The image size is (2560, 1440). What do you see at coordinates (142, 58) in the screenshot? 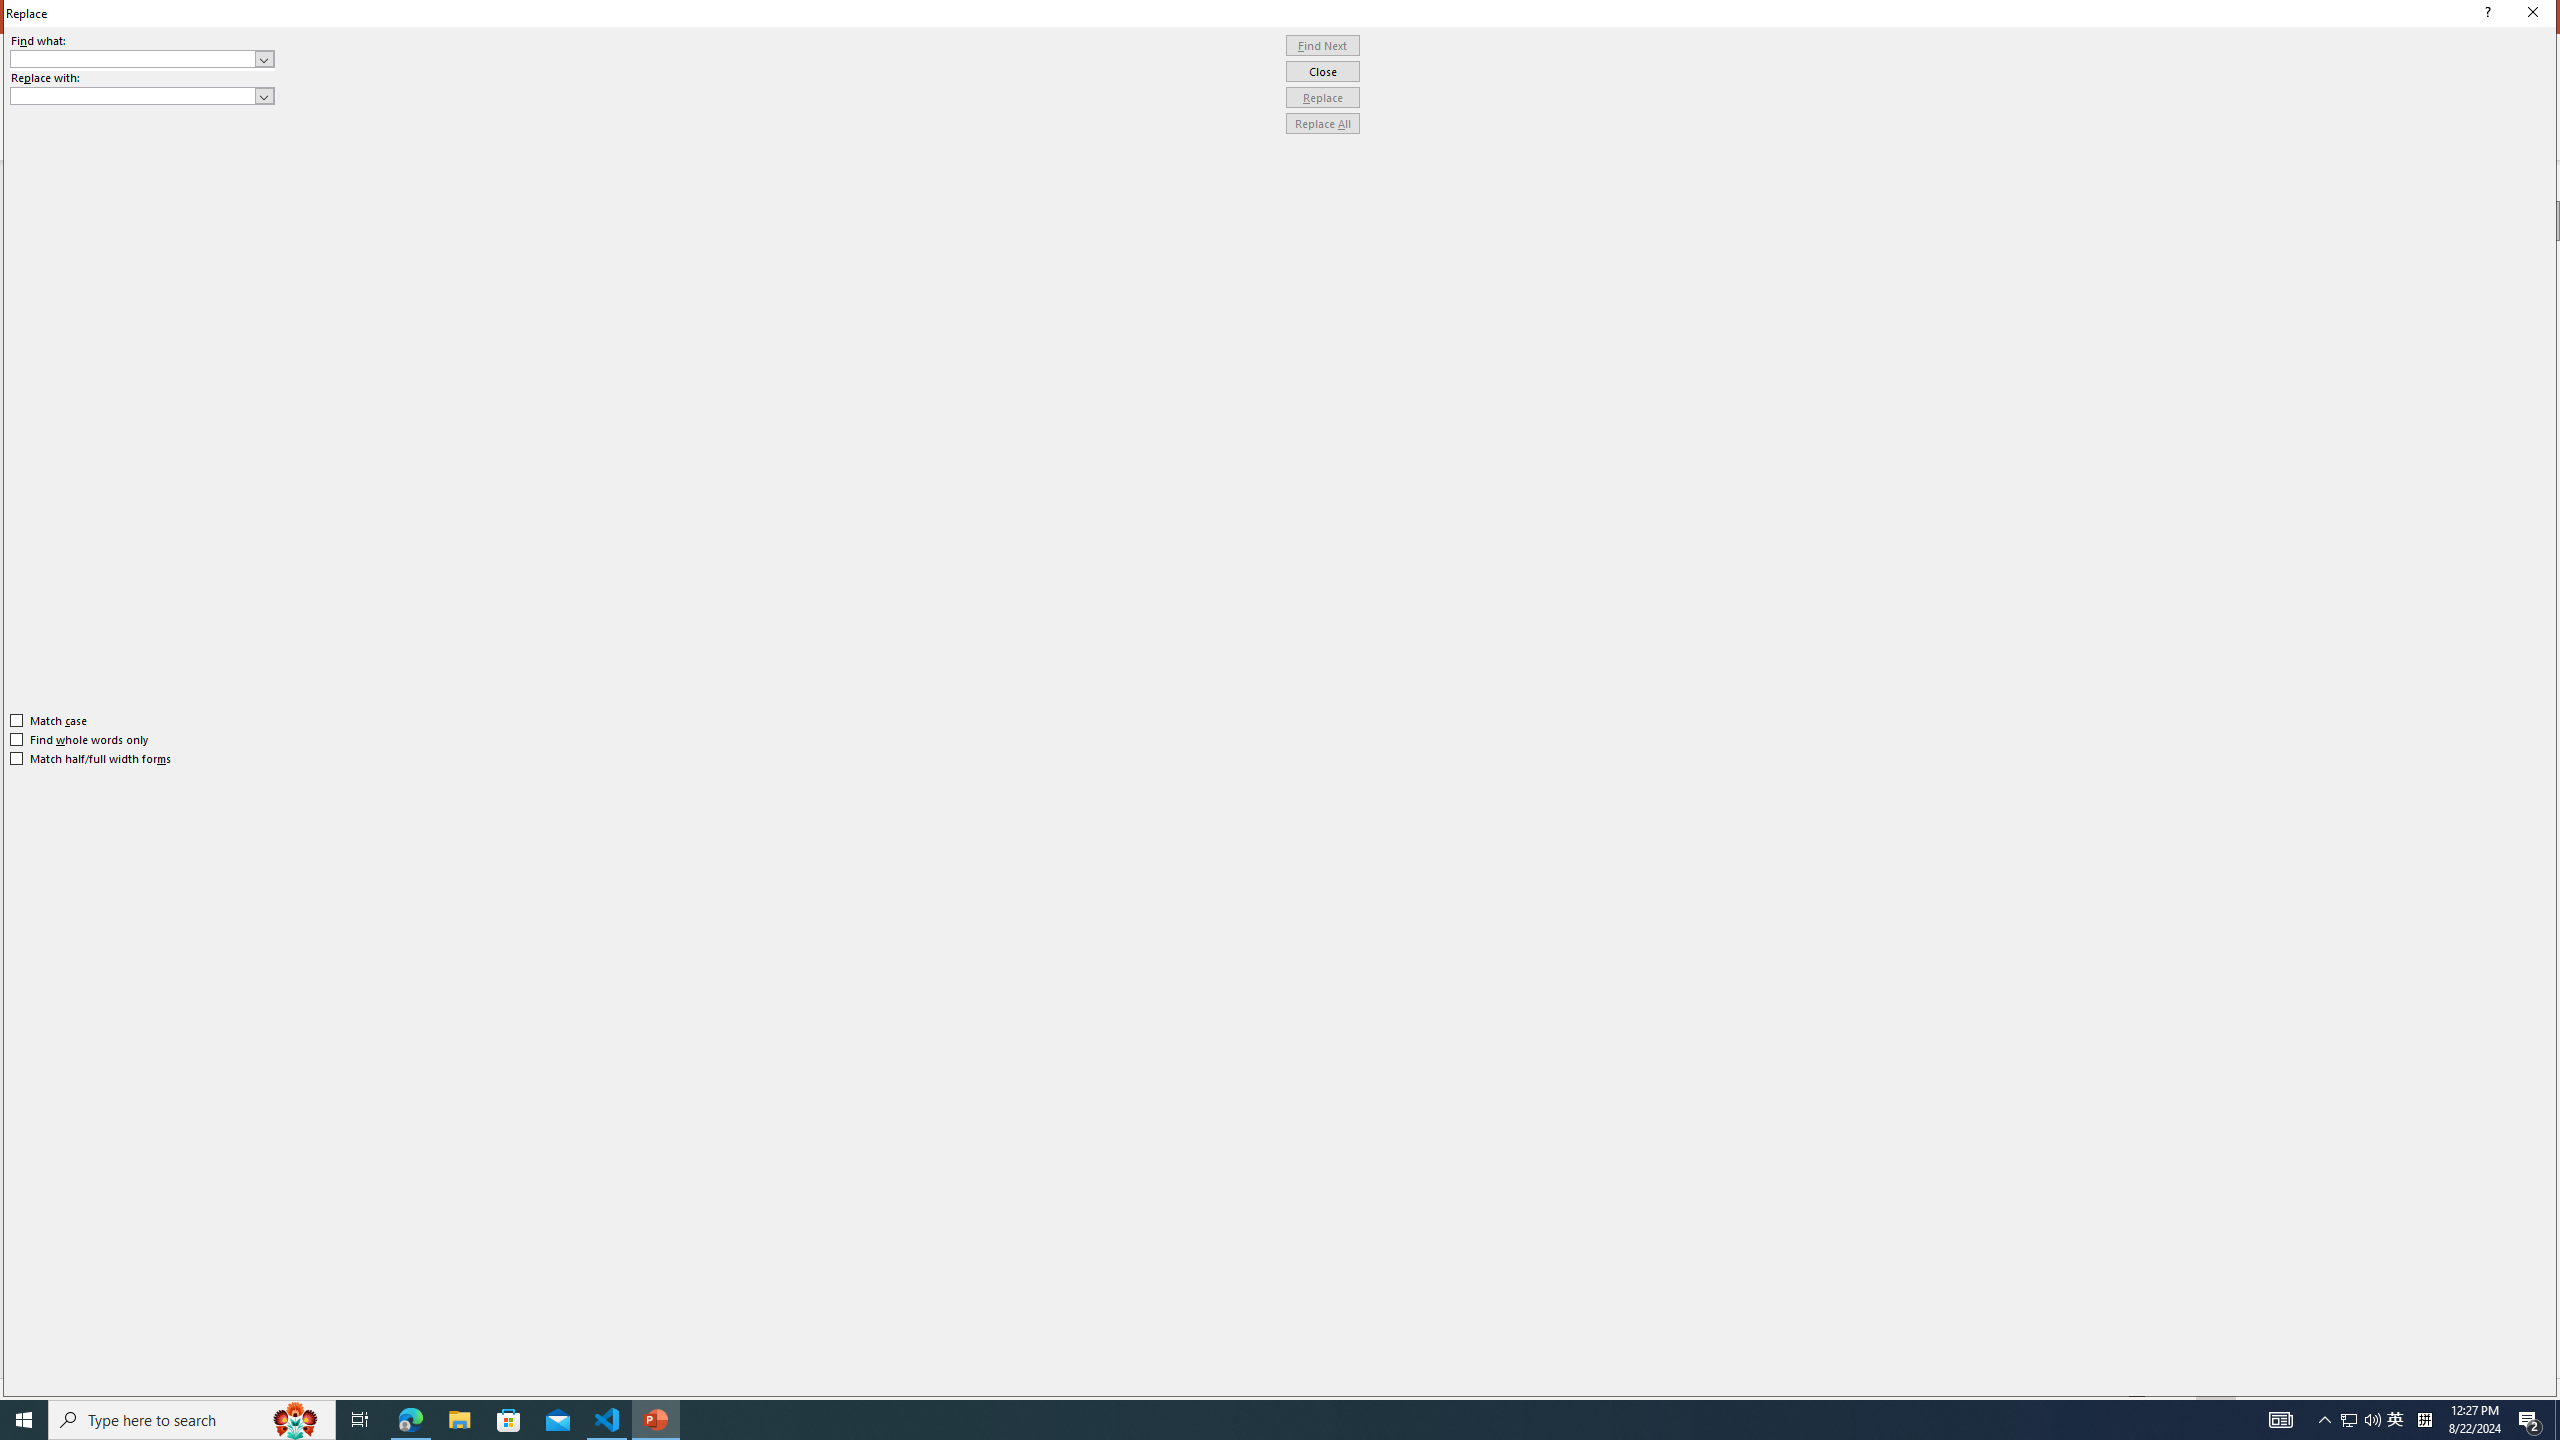
I see `'Find what'` at bounding box center [142, 58].